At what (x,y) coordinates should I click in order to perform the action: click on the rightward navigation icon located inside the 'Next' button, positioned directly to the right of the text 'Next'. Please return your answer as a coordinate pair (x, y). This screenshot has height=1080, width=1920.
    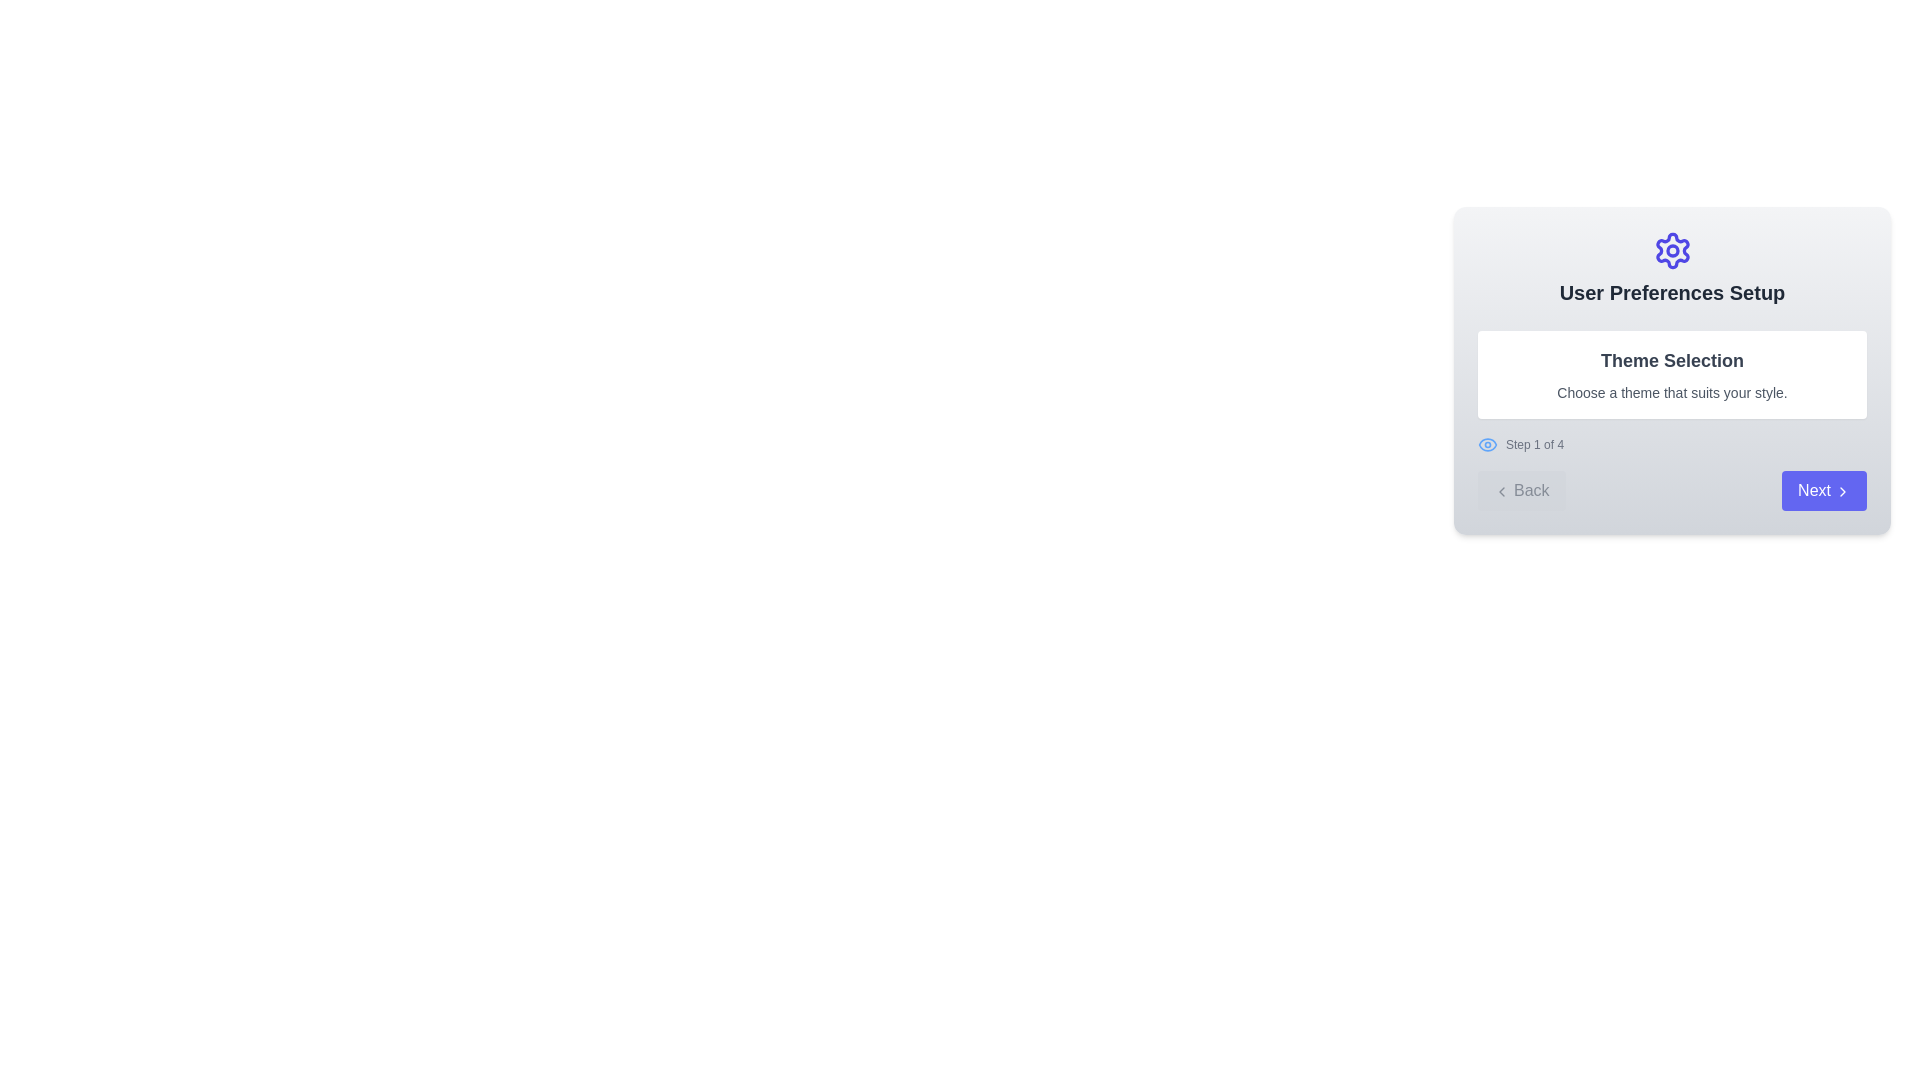
    Looking at the image, I should click on (1842, 490).